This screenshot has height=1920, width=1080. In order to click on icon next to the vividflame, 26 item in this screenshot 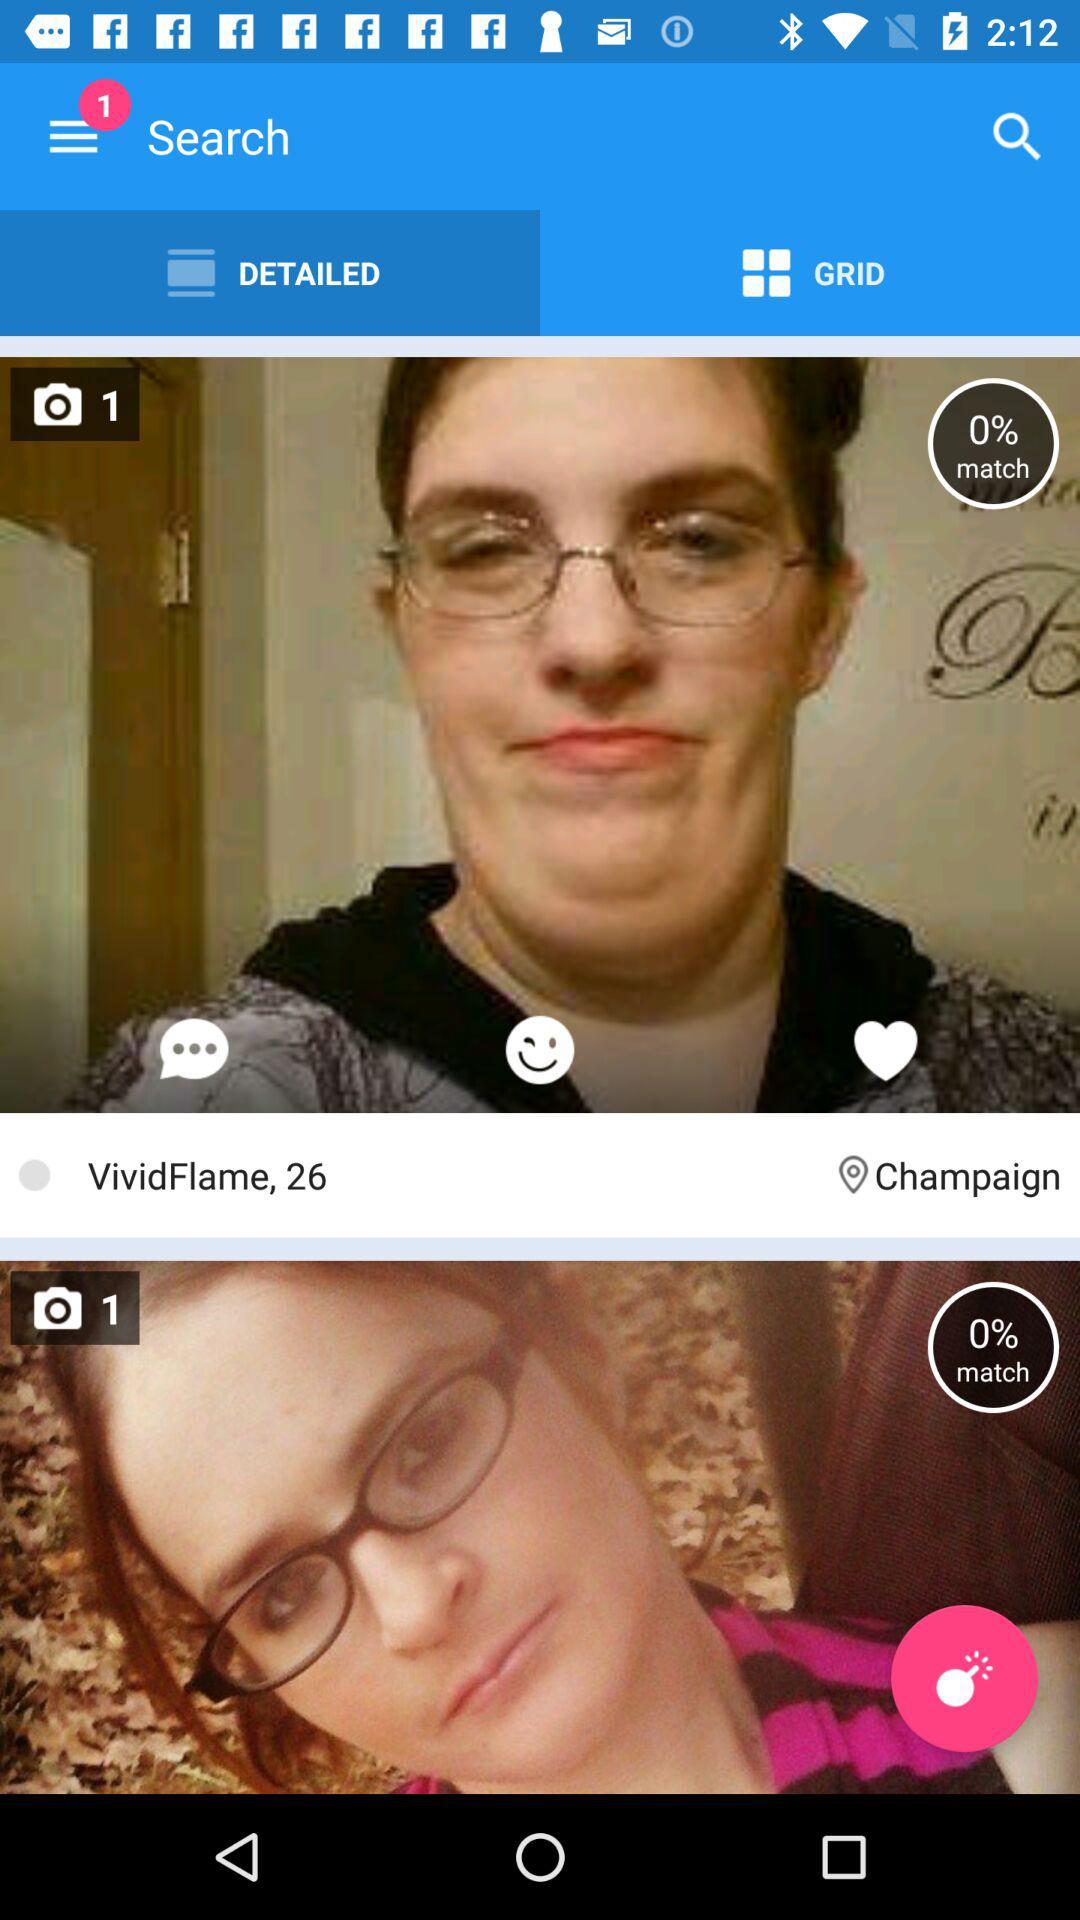, I will do `click(945, 1175)`.